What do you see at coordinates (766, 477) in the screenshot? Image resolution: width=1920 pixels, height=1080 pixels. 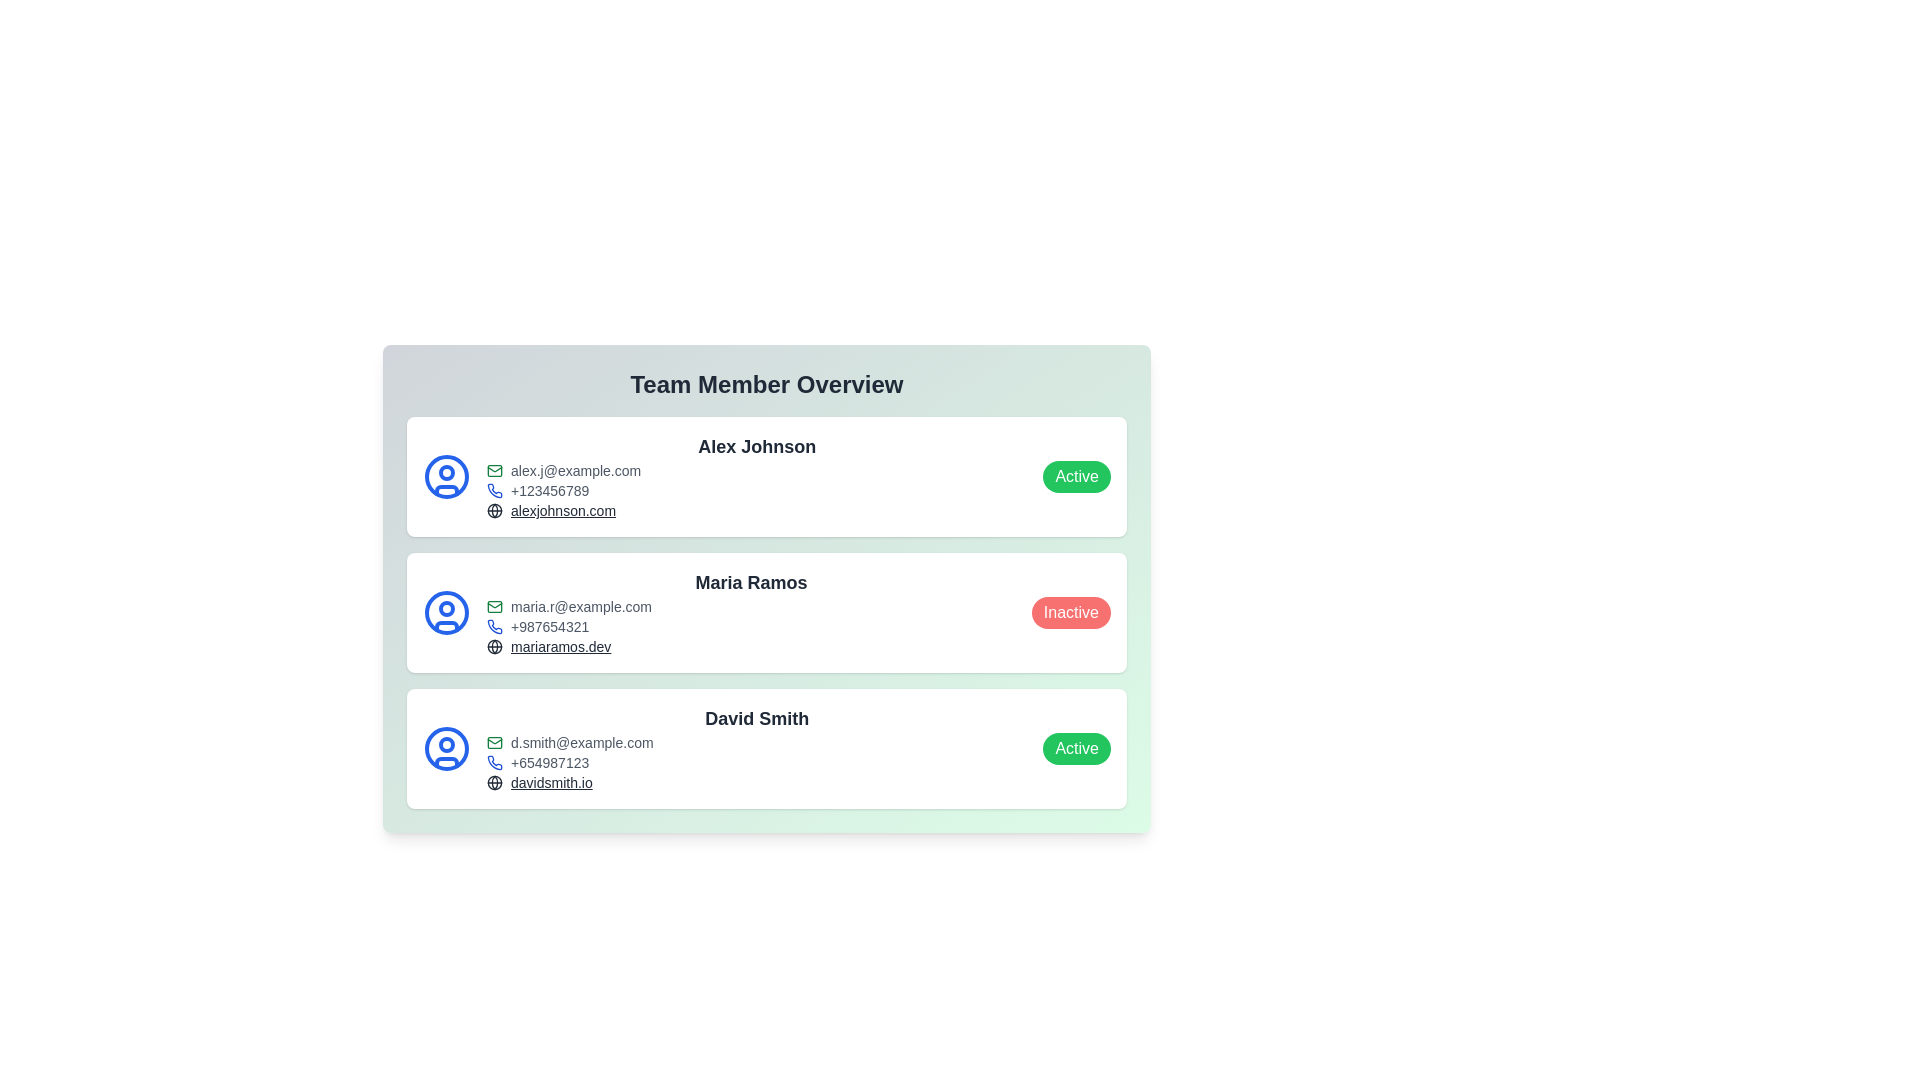 I see `the entry of Alex Johnson to open the context menu` at bounding box center [766, 477].